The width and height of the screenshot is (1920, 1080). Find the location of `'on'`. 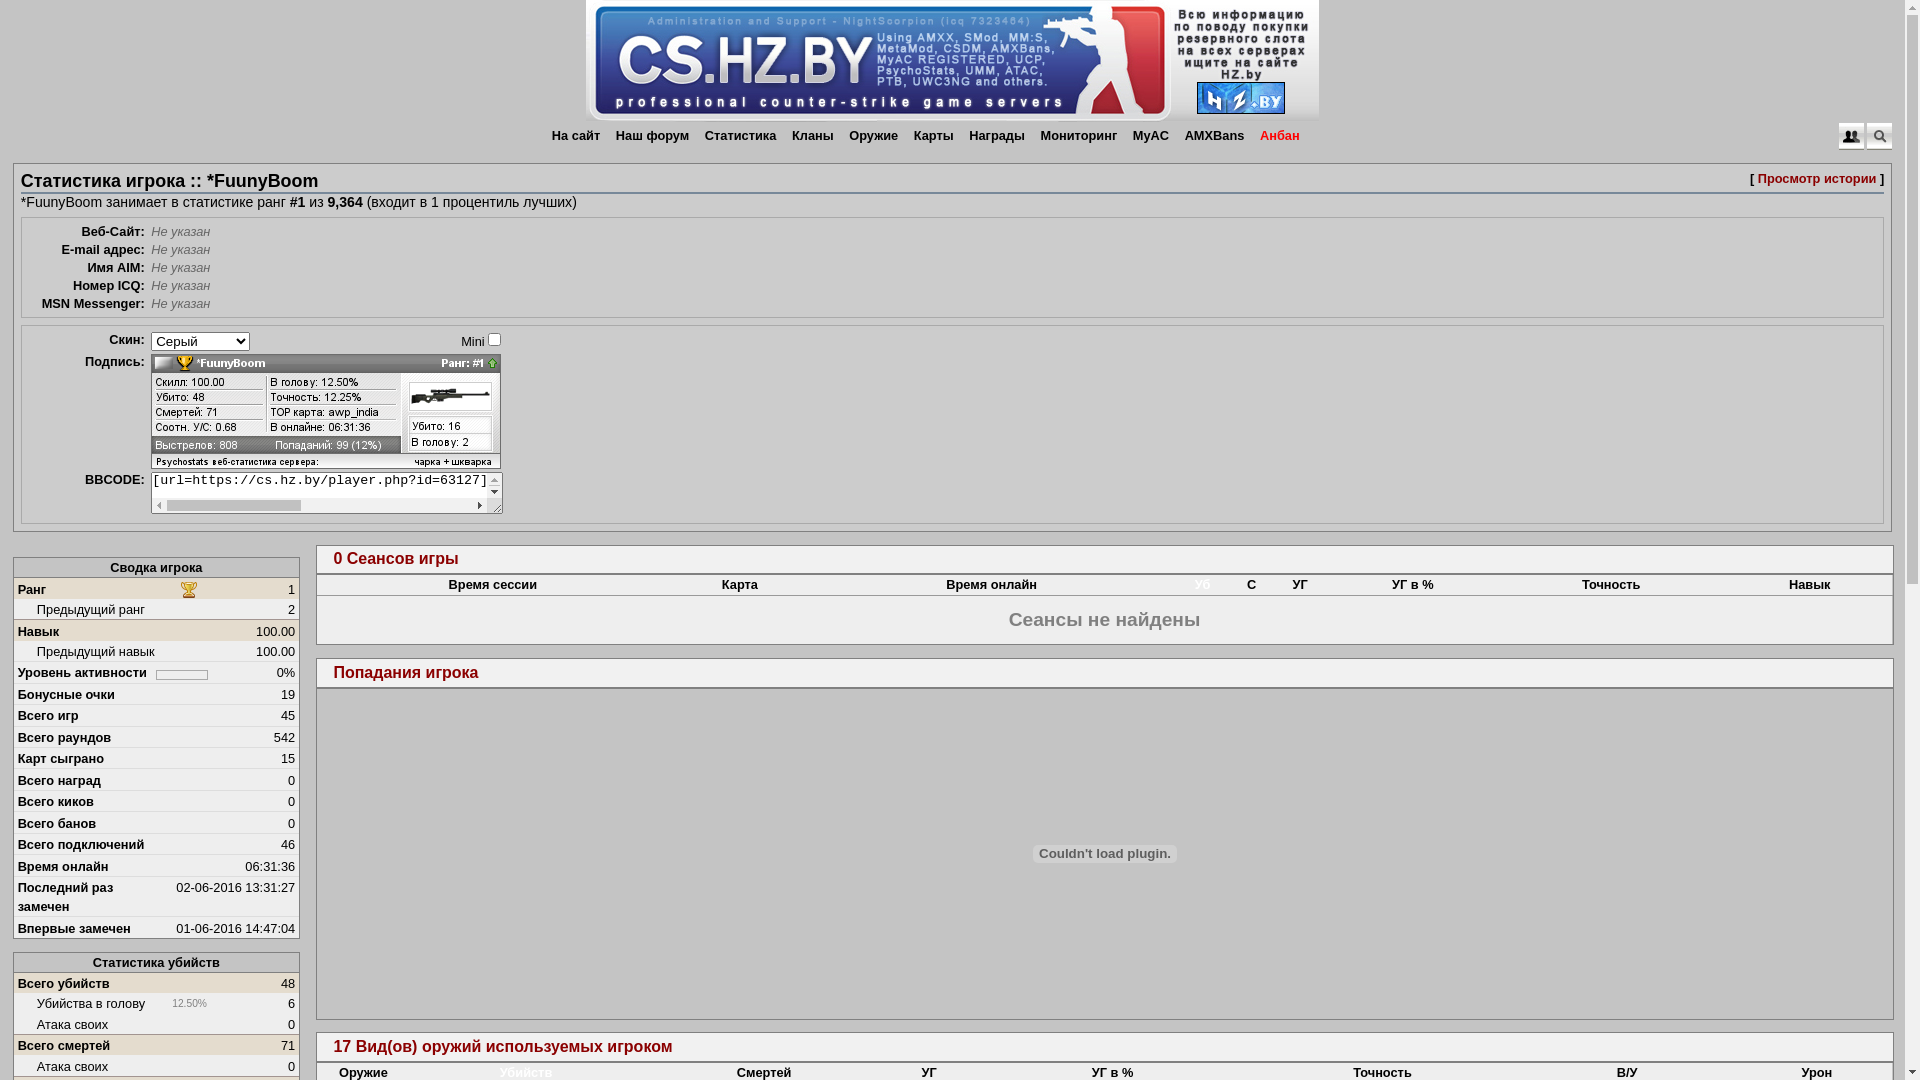

'on' is located at coordinates (494, 338).